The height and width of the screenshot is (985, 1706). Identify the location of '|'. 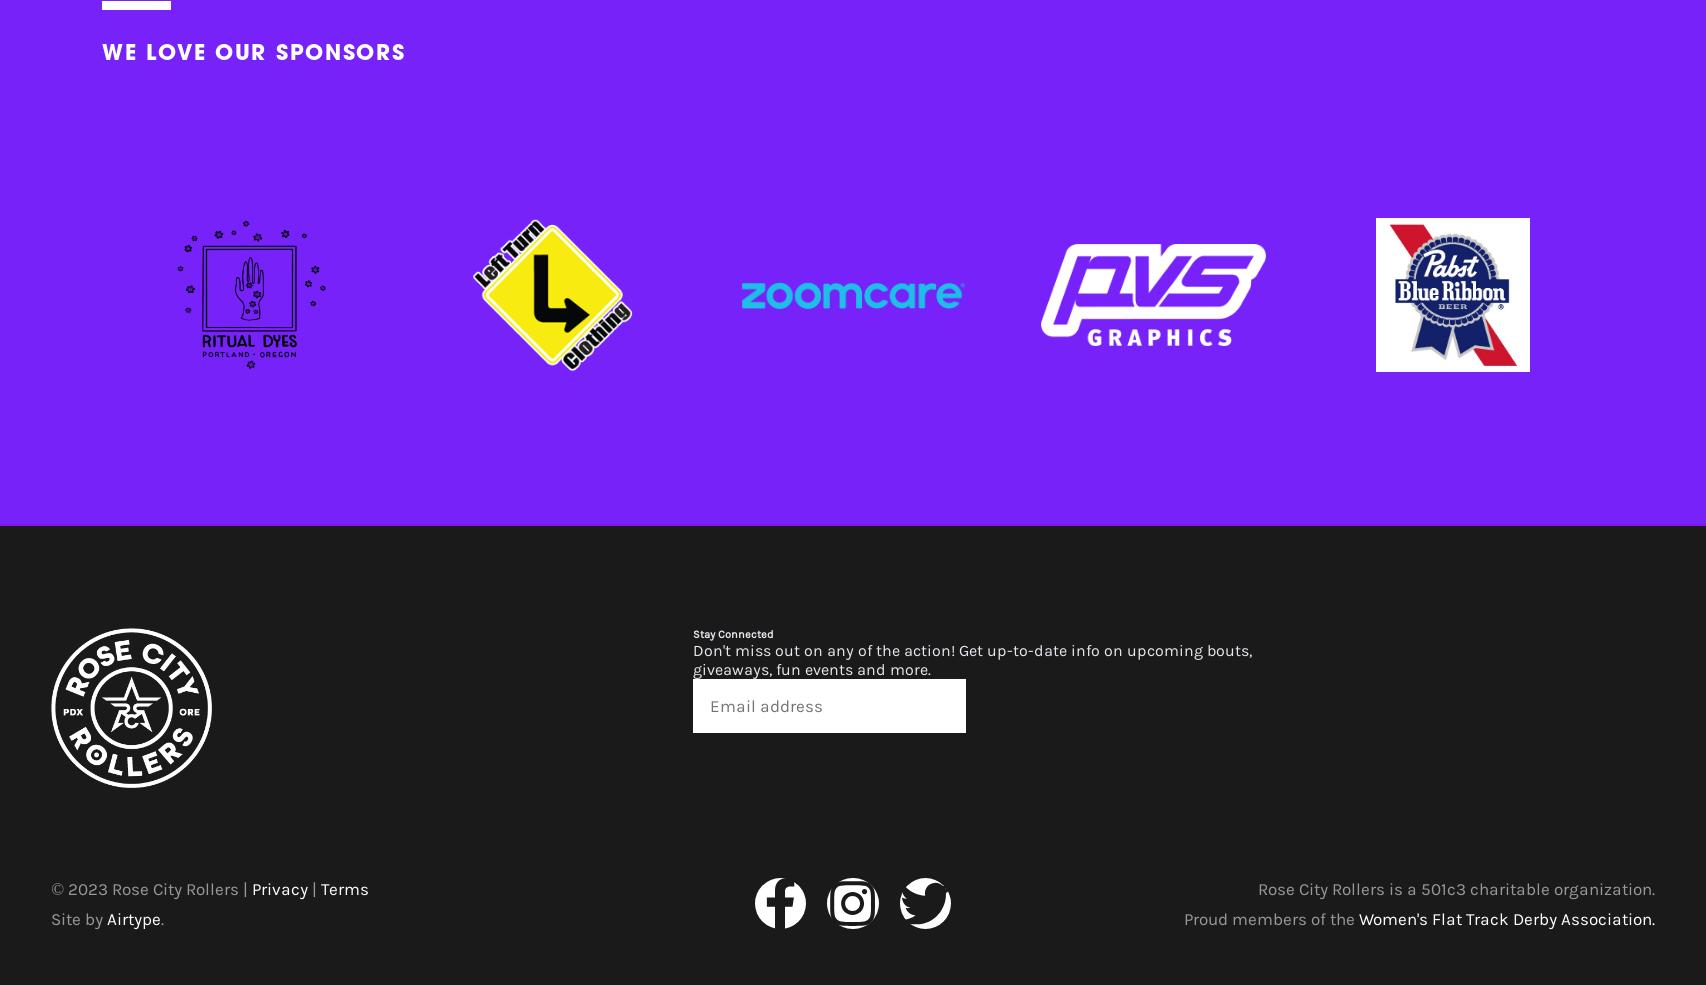
(314, 886).